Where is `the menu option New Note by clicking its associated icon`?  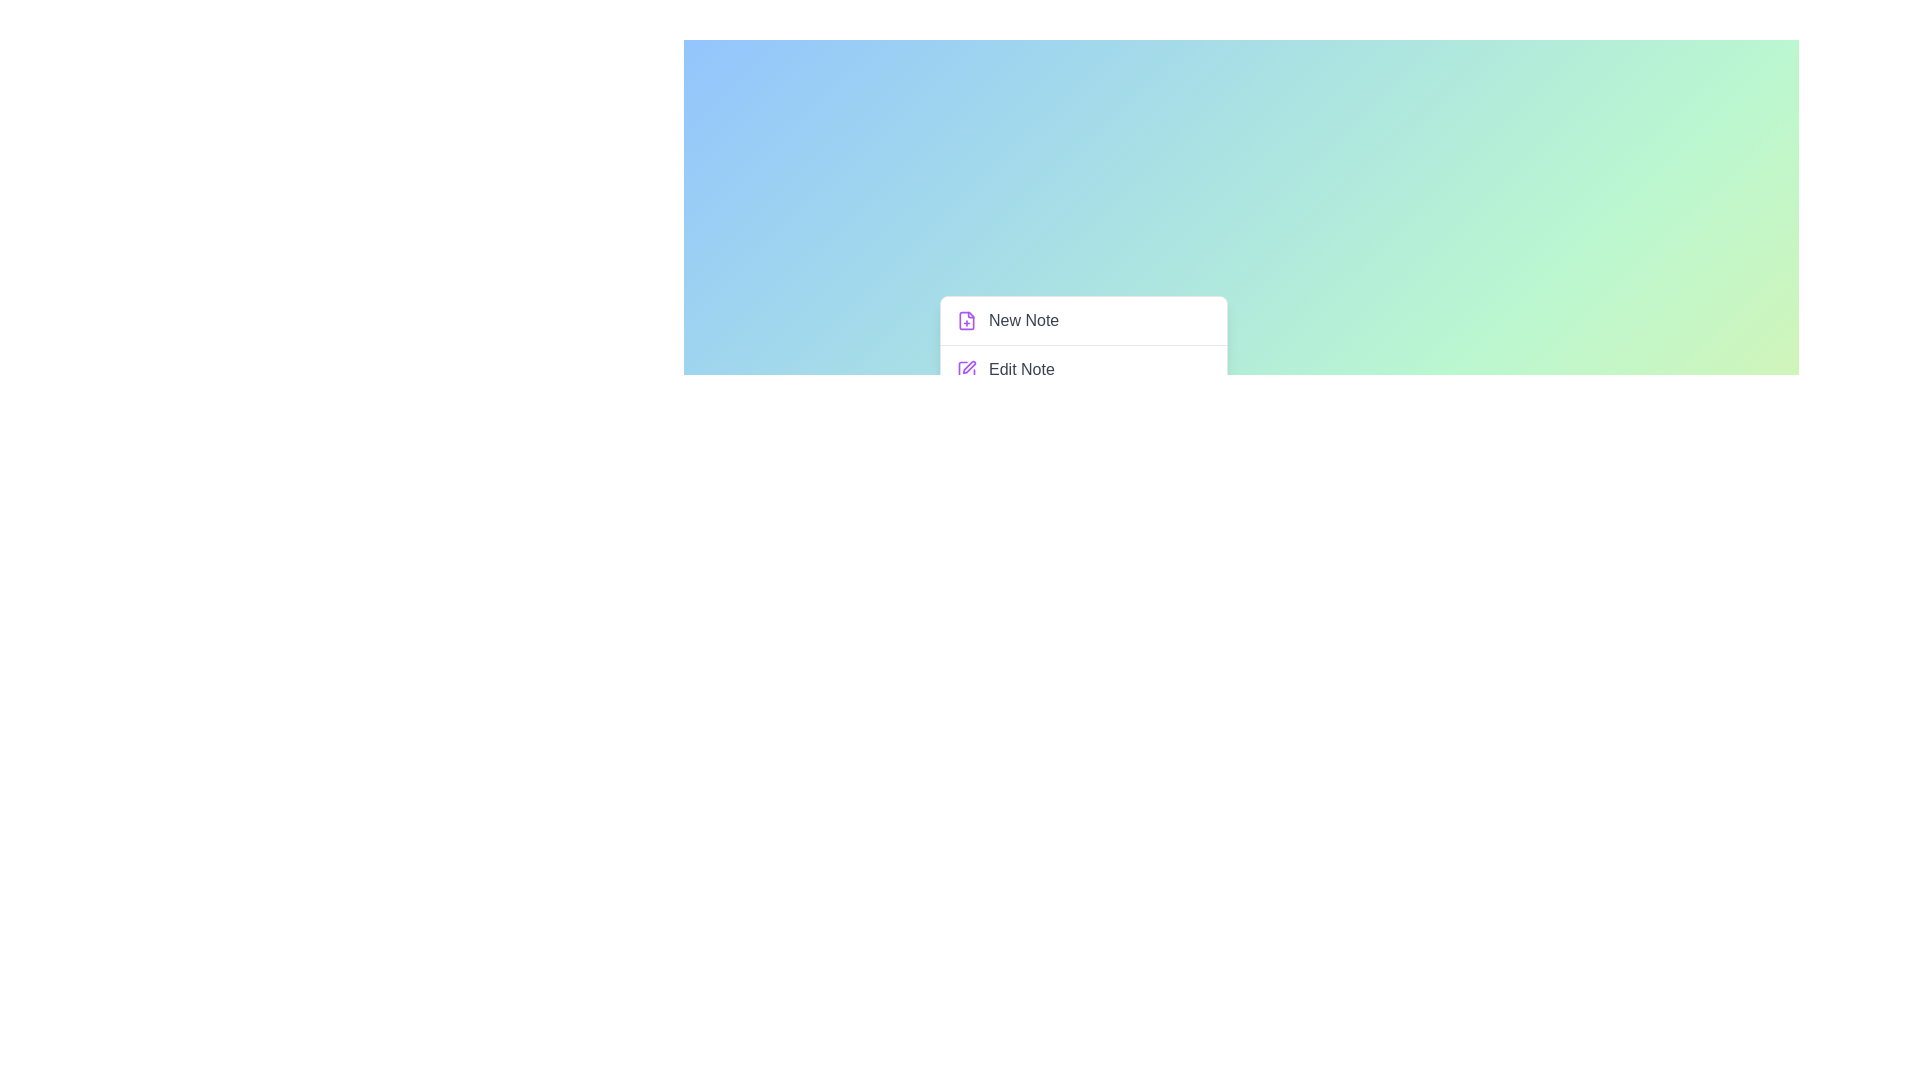
the menu option New Note by clicking its associated icon is located at coordinates (966, 319).